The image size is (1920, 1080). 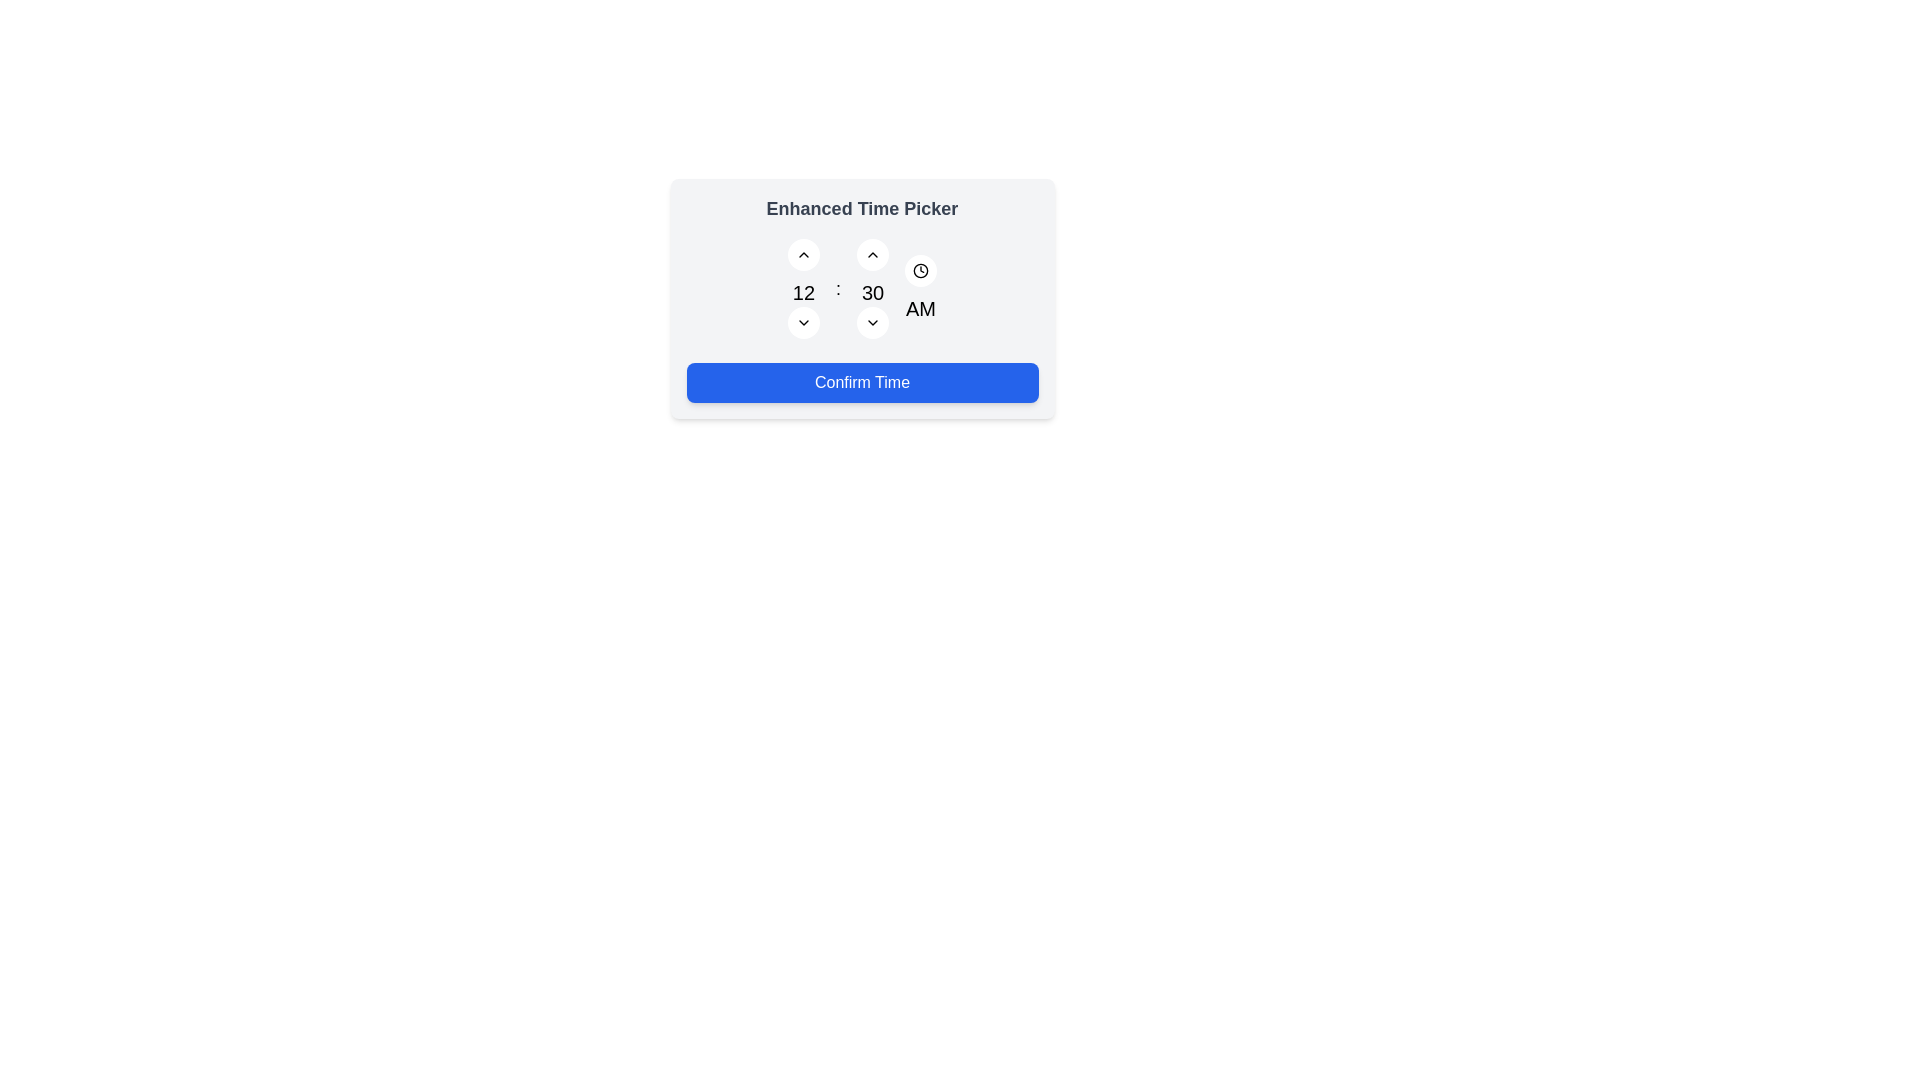 What do you see at coordinates (803, 293) in the screenshot?
I see `the numerical text display reading '12' to focus it, which is centrally located in the time picker UI, positioned between an upward arrow icon and a downward arrow icon` at bounding box center [803, 293].